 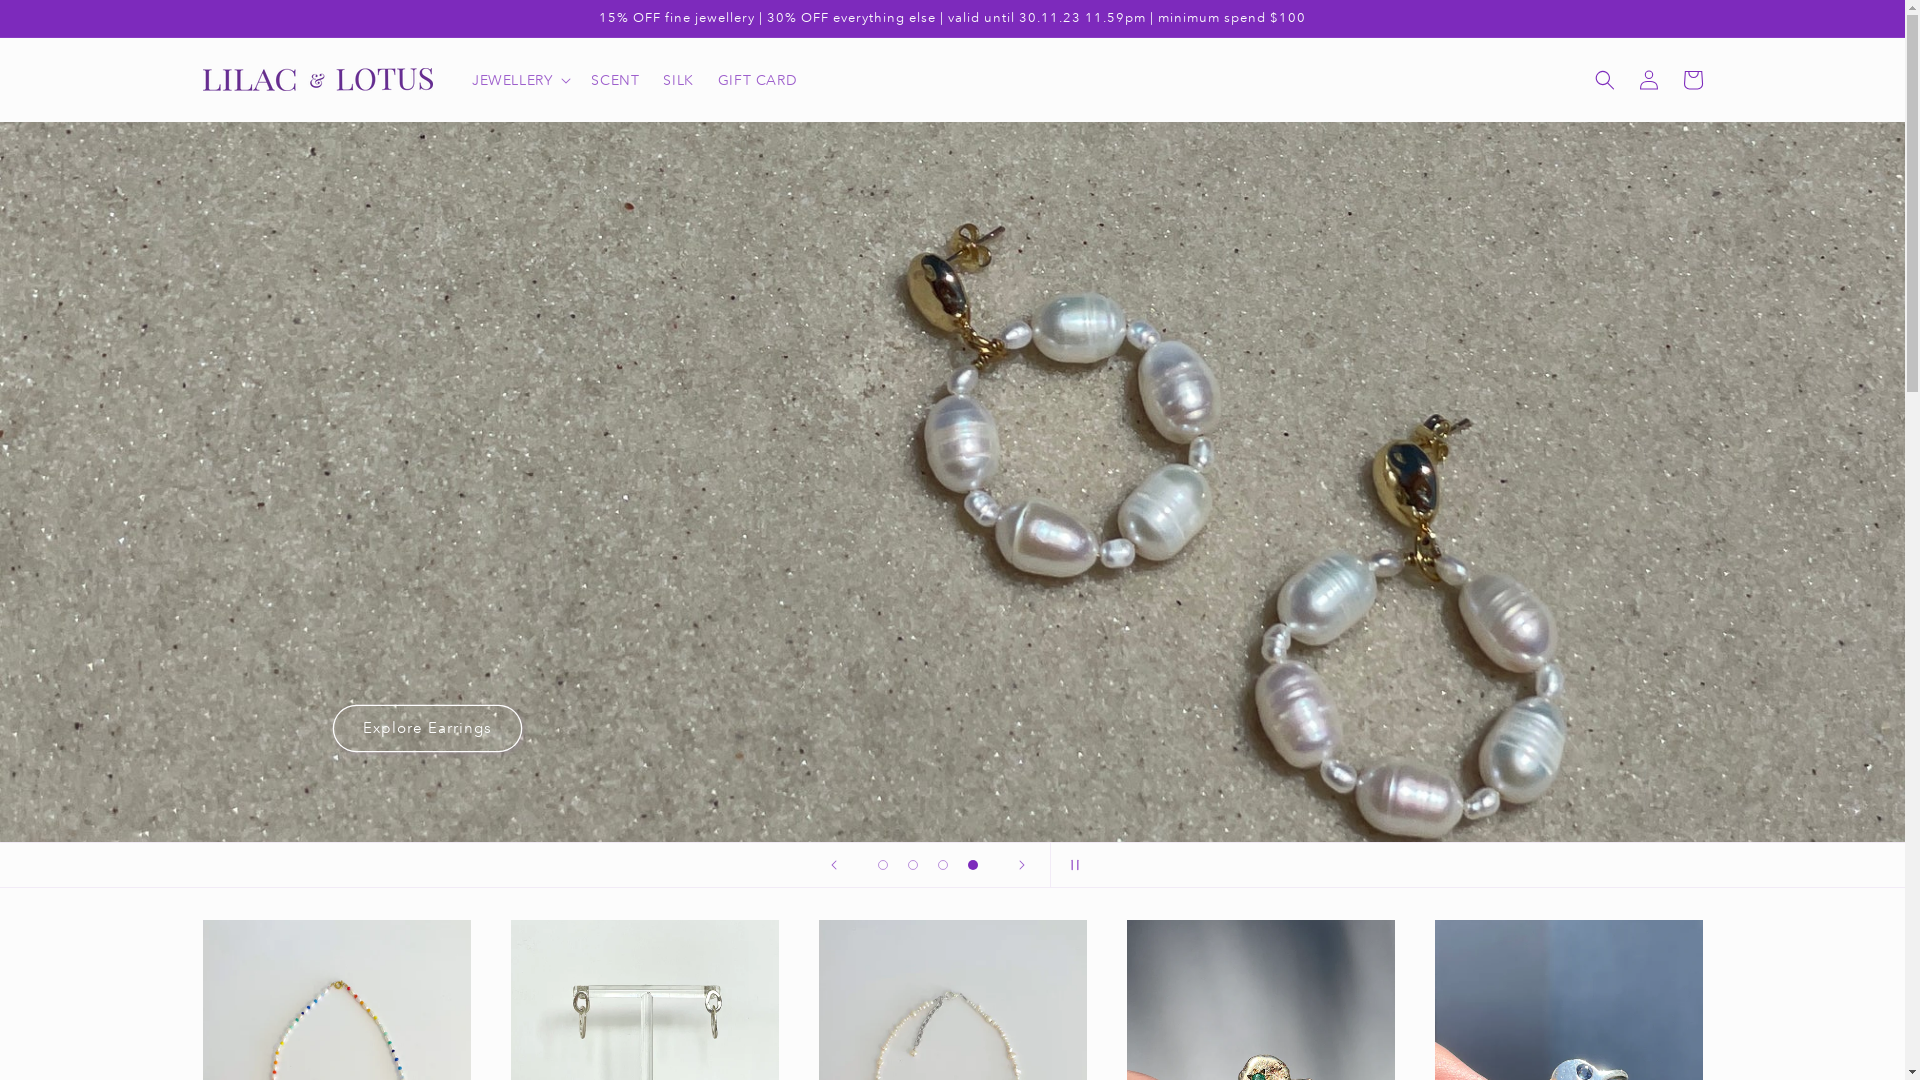 What do you see at coordinates (426, 728) in the screenshot?
I see `'Explore Earrings'` at bounding box center [426, 728].